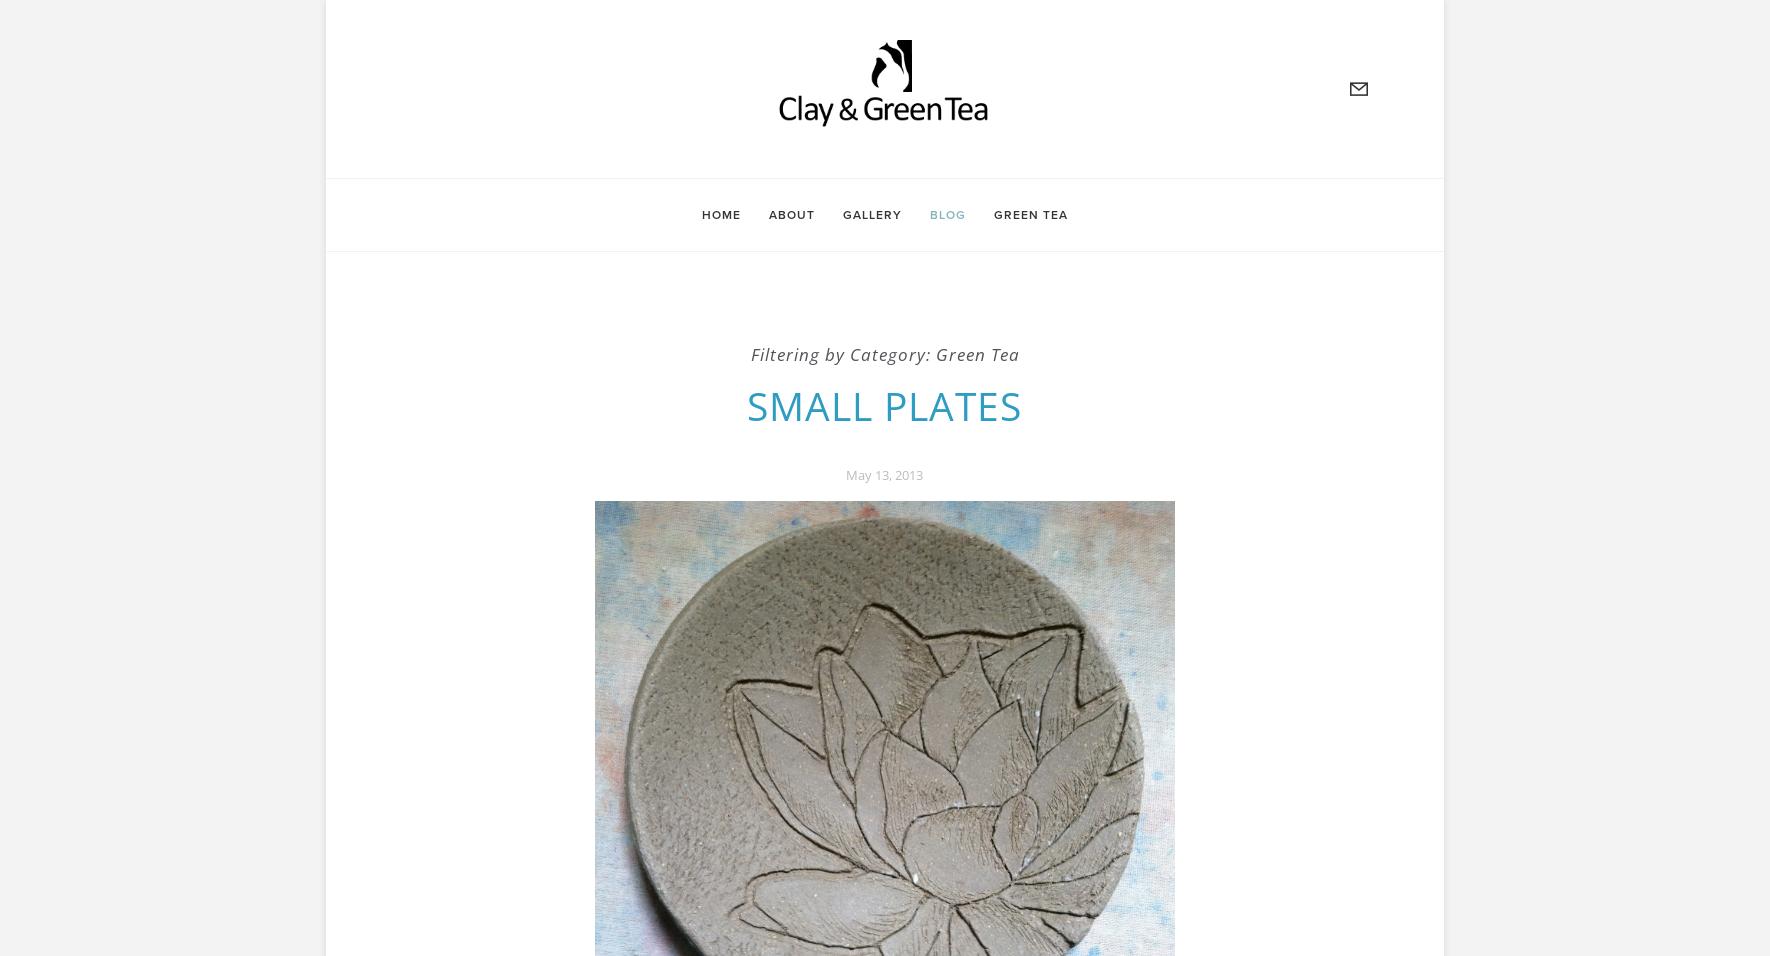 The width and height of the screenshot is (1770, 956). I want to click on 'About', so click(792, 213).